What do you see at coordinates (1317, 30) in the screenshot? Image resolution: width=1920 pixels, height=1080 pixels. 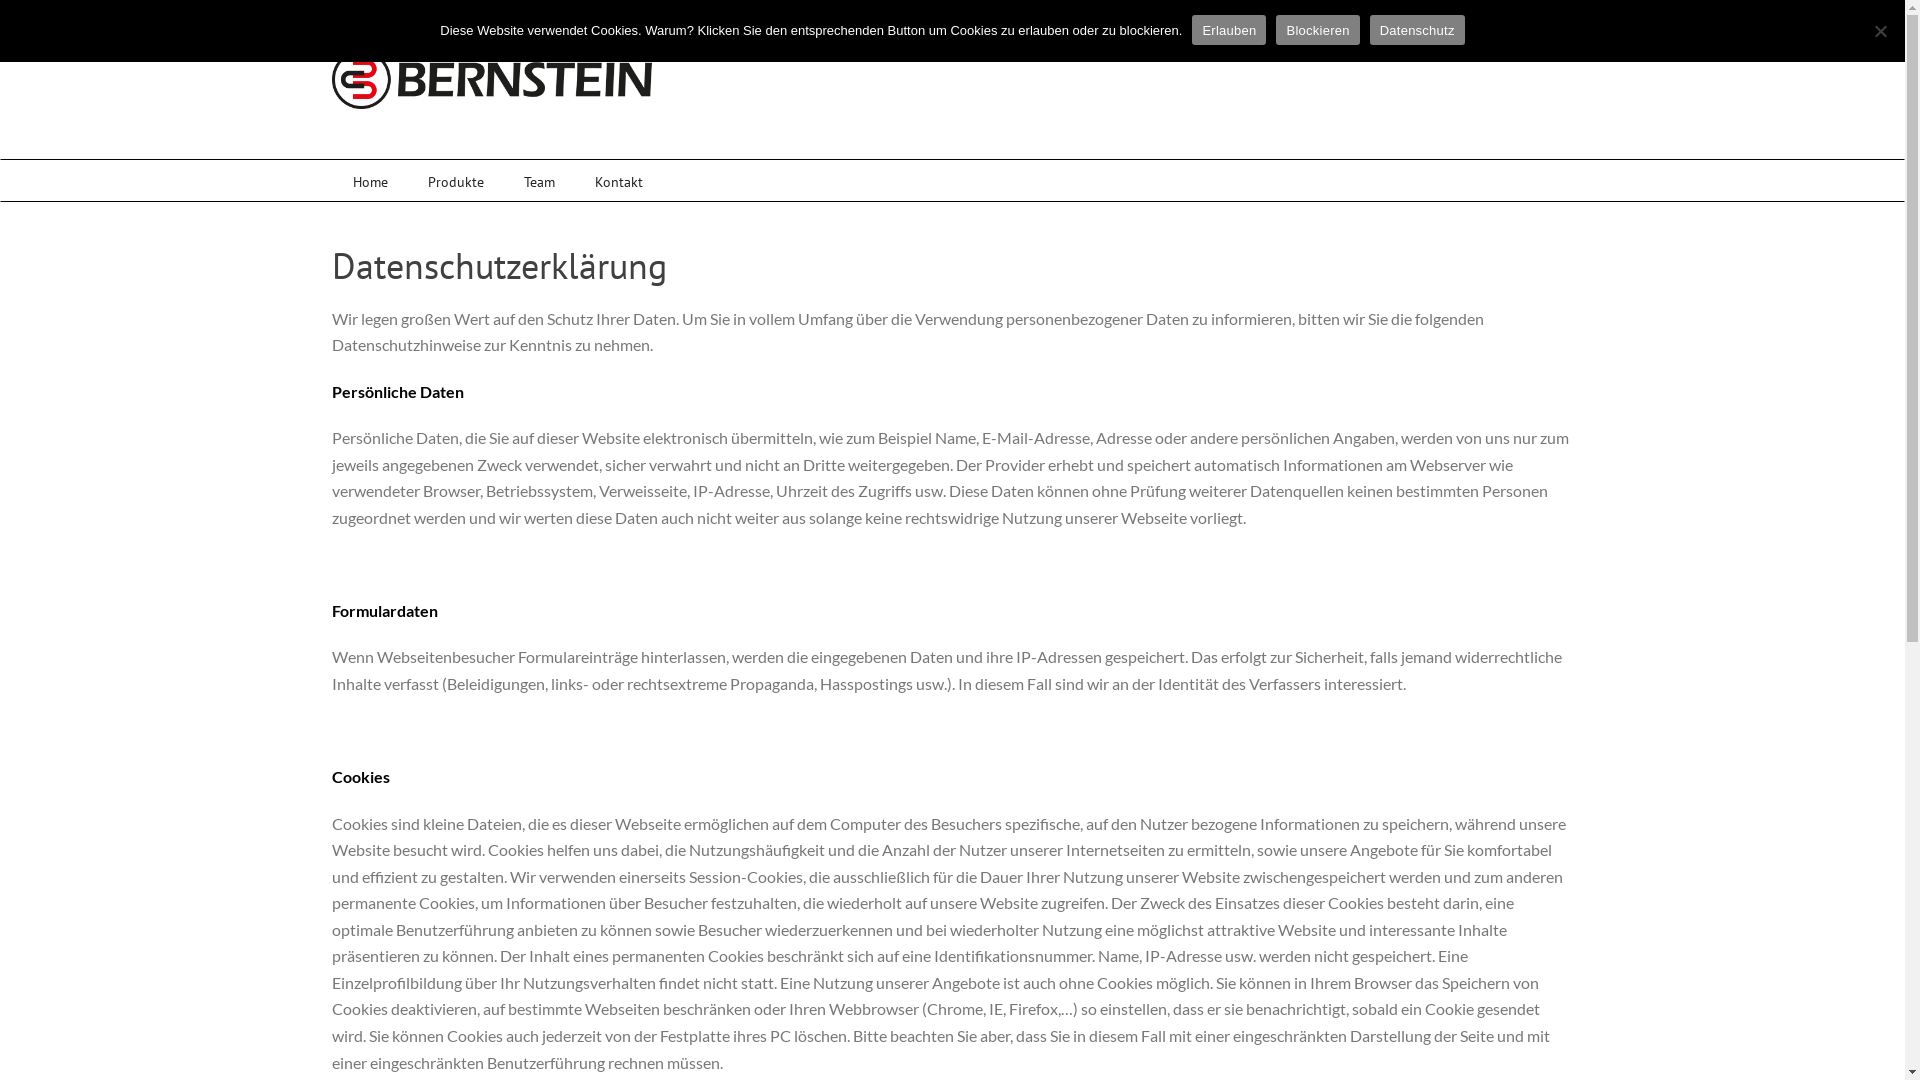 I see `'Blockieren'` at bounding box center [1317, 30].